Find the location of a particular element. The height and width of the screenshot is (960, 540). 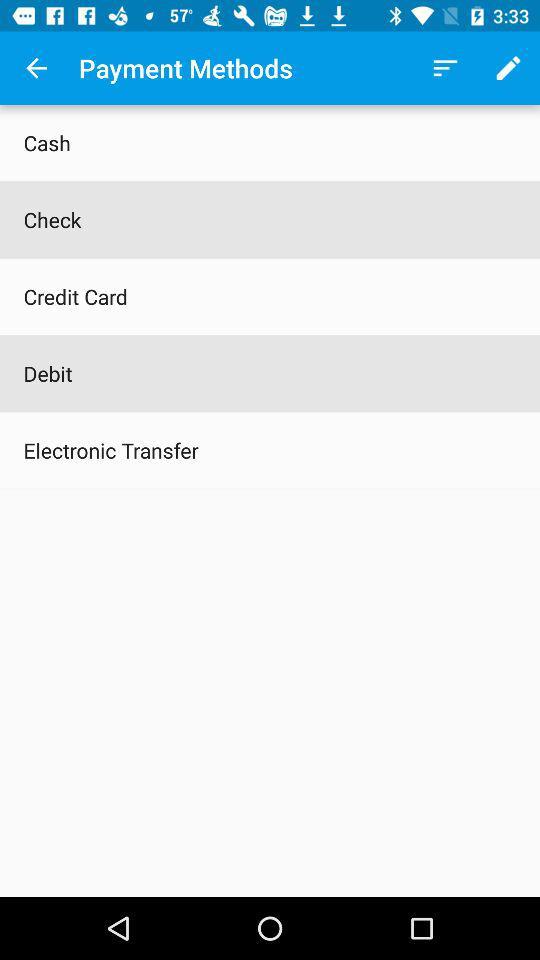

icon next to the payment methods icon is located at coordinates (445, 68).